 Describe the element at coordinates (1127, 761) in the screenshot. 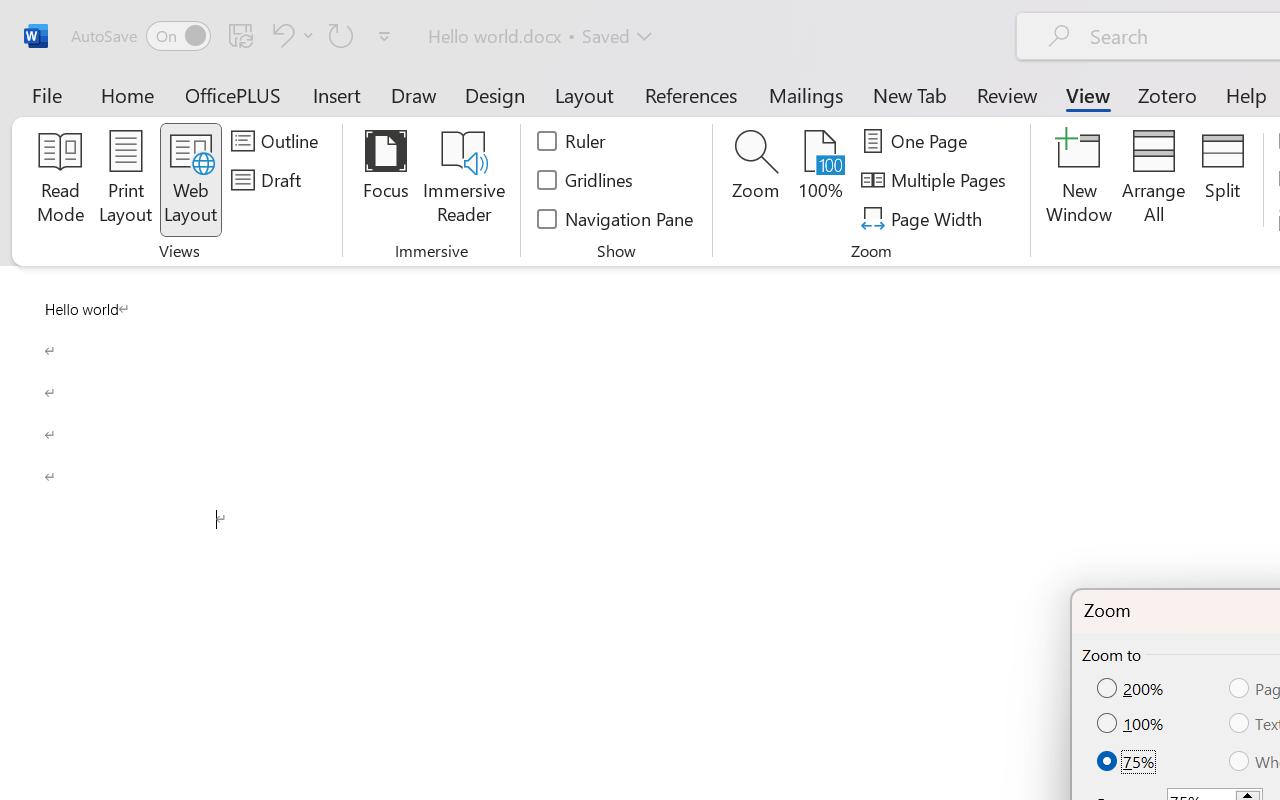

I see `'75%'` at that location.